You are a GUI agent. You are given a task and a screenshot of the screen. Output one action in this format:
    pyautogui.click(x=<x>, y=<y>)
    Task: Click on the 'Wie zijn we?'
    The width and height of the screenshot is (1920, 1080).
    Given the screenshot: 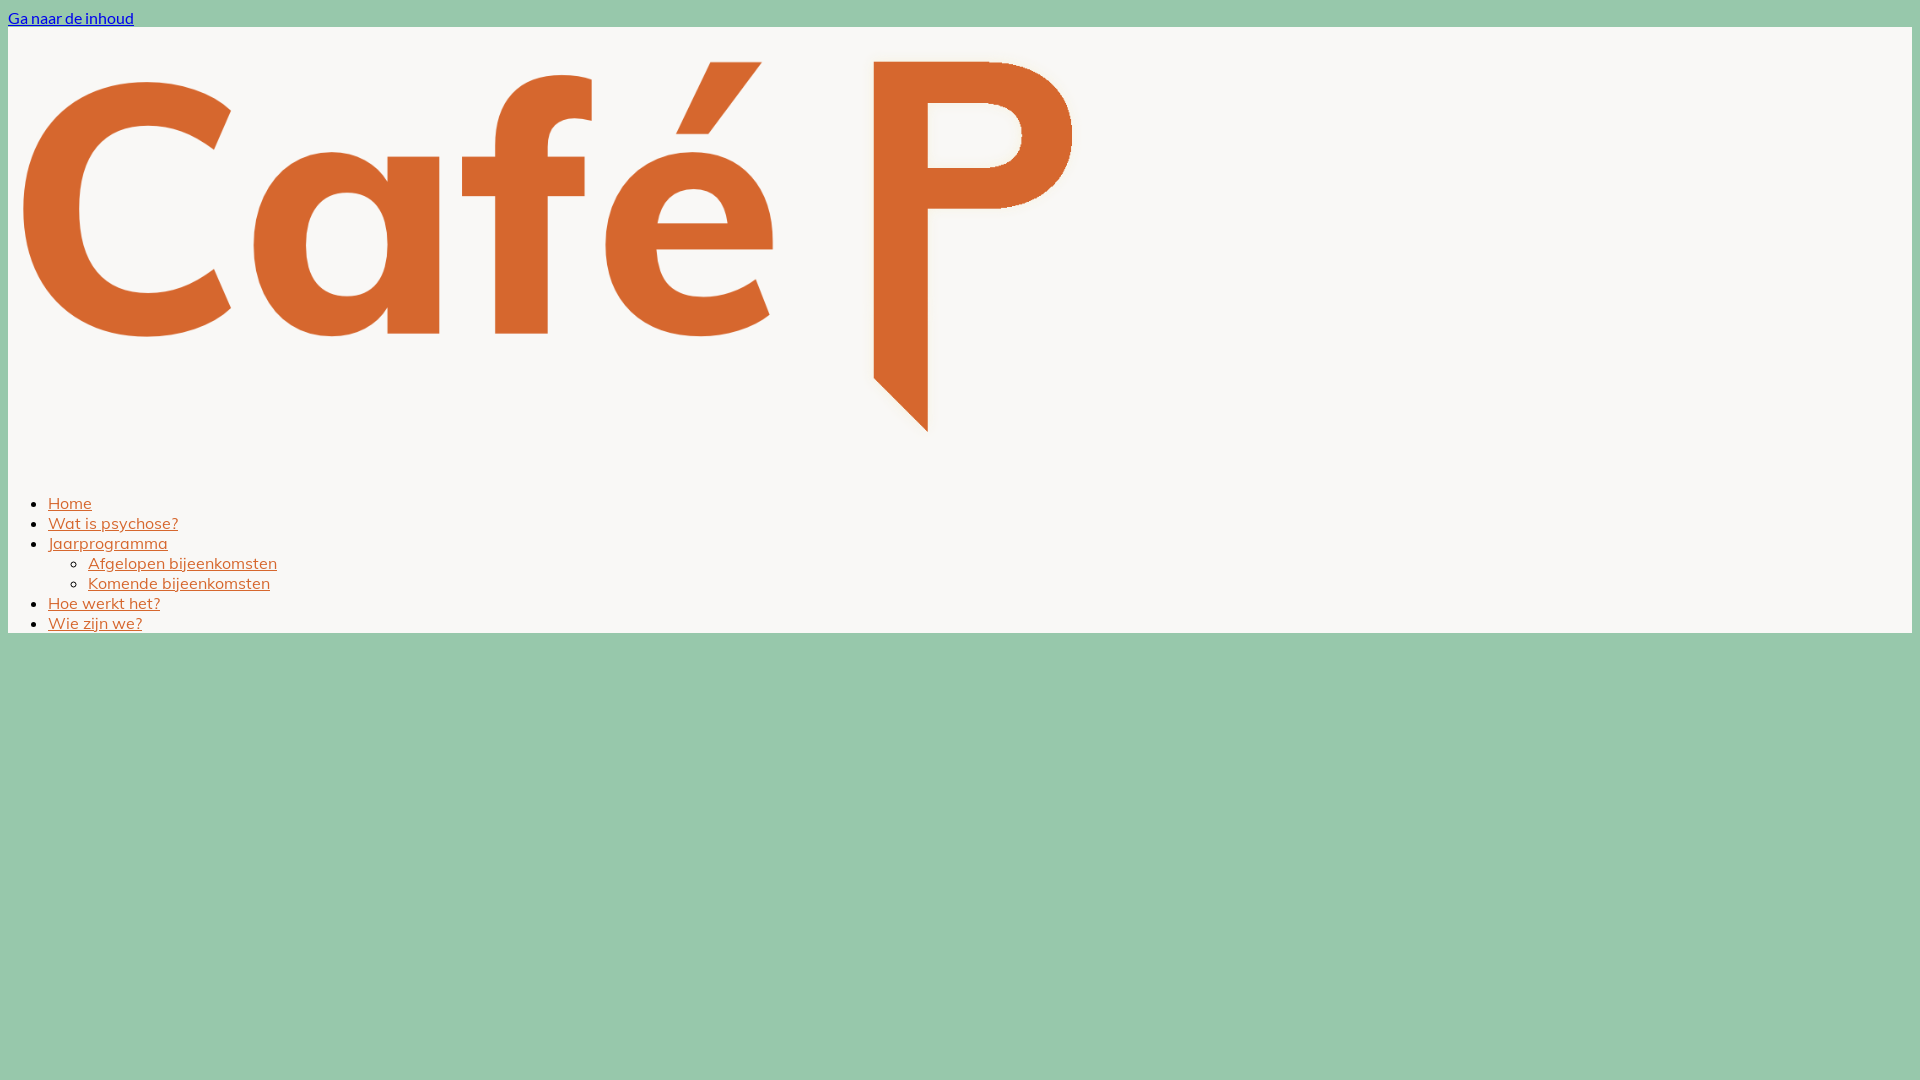 What is the action you would take?
    pyautogui.click(x=94, y=622)
    